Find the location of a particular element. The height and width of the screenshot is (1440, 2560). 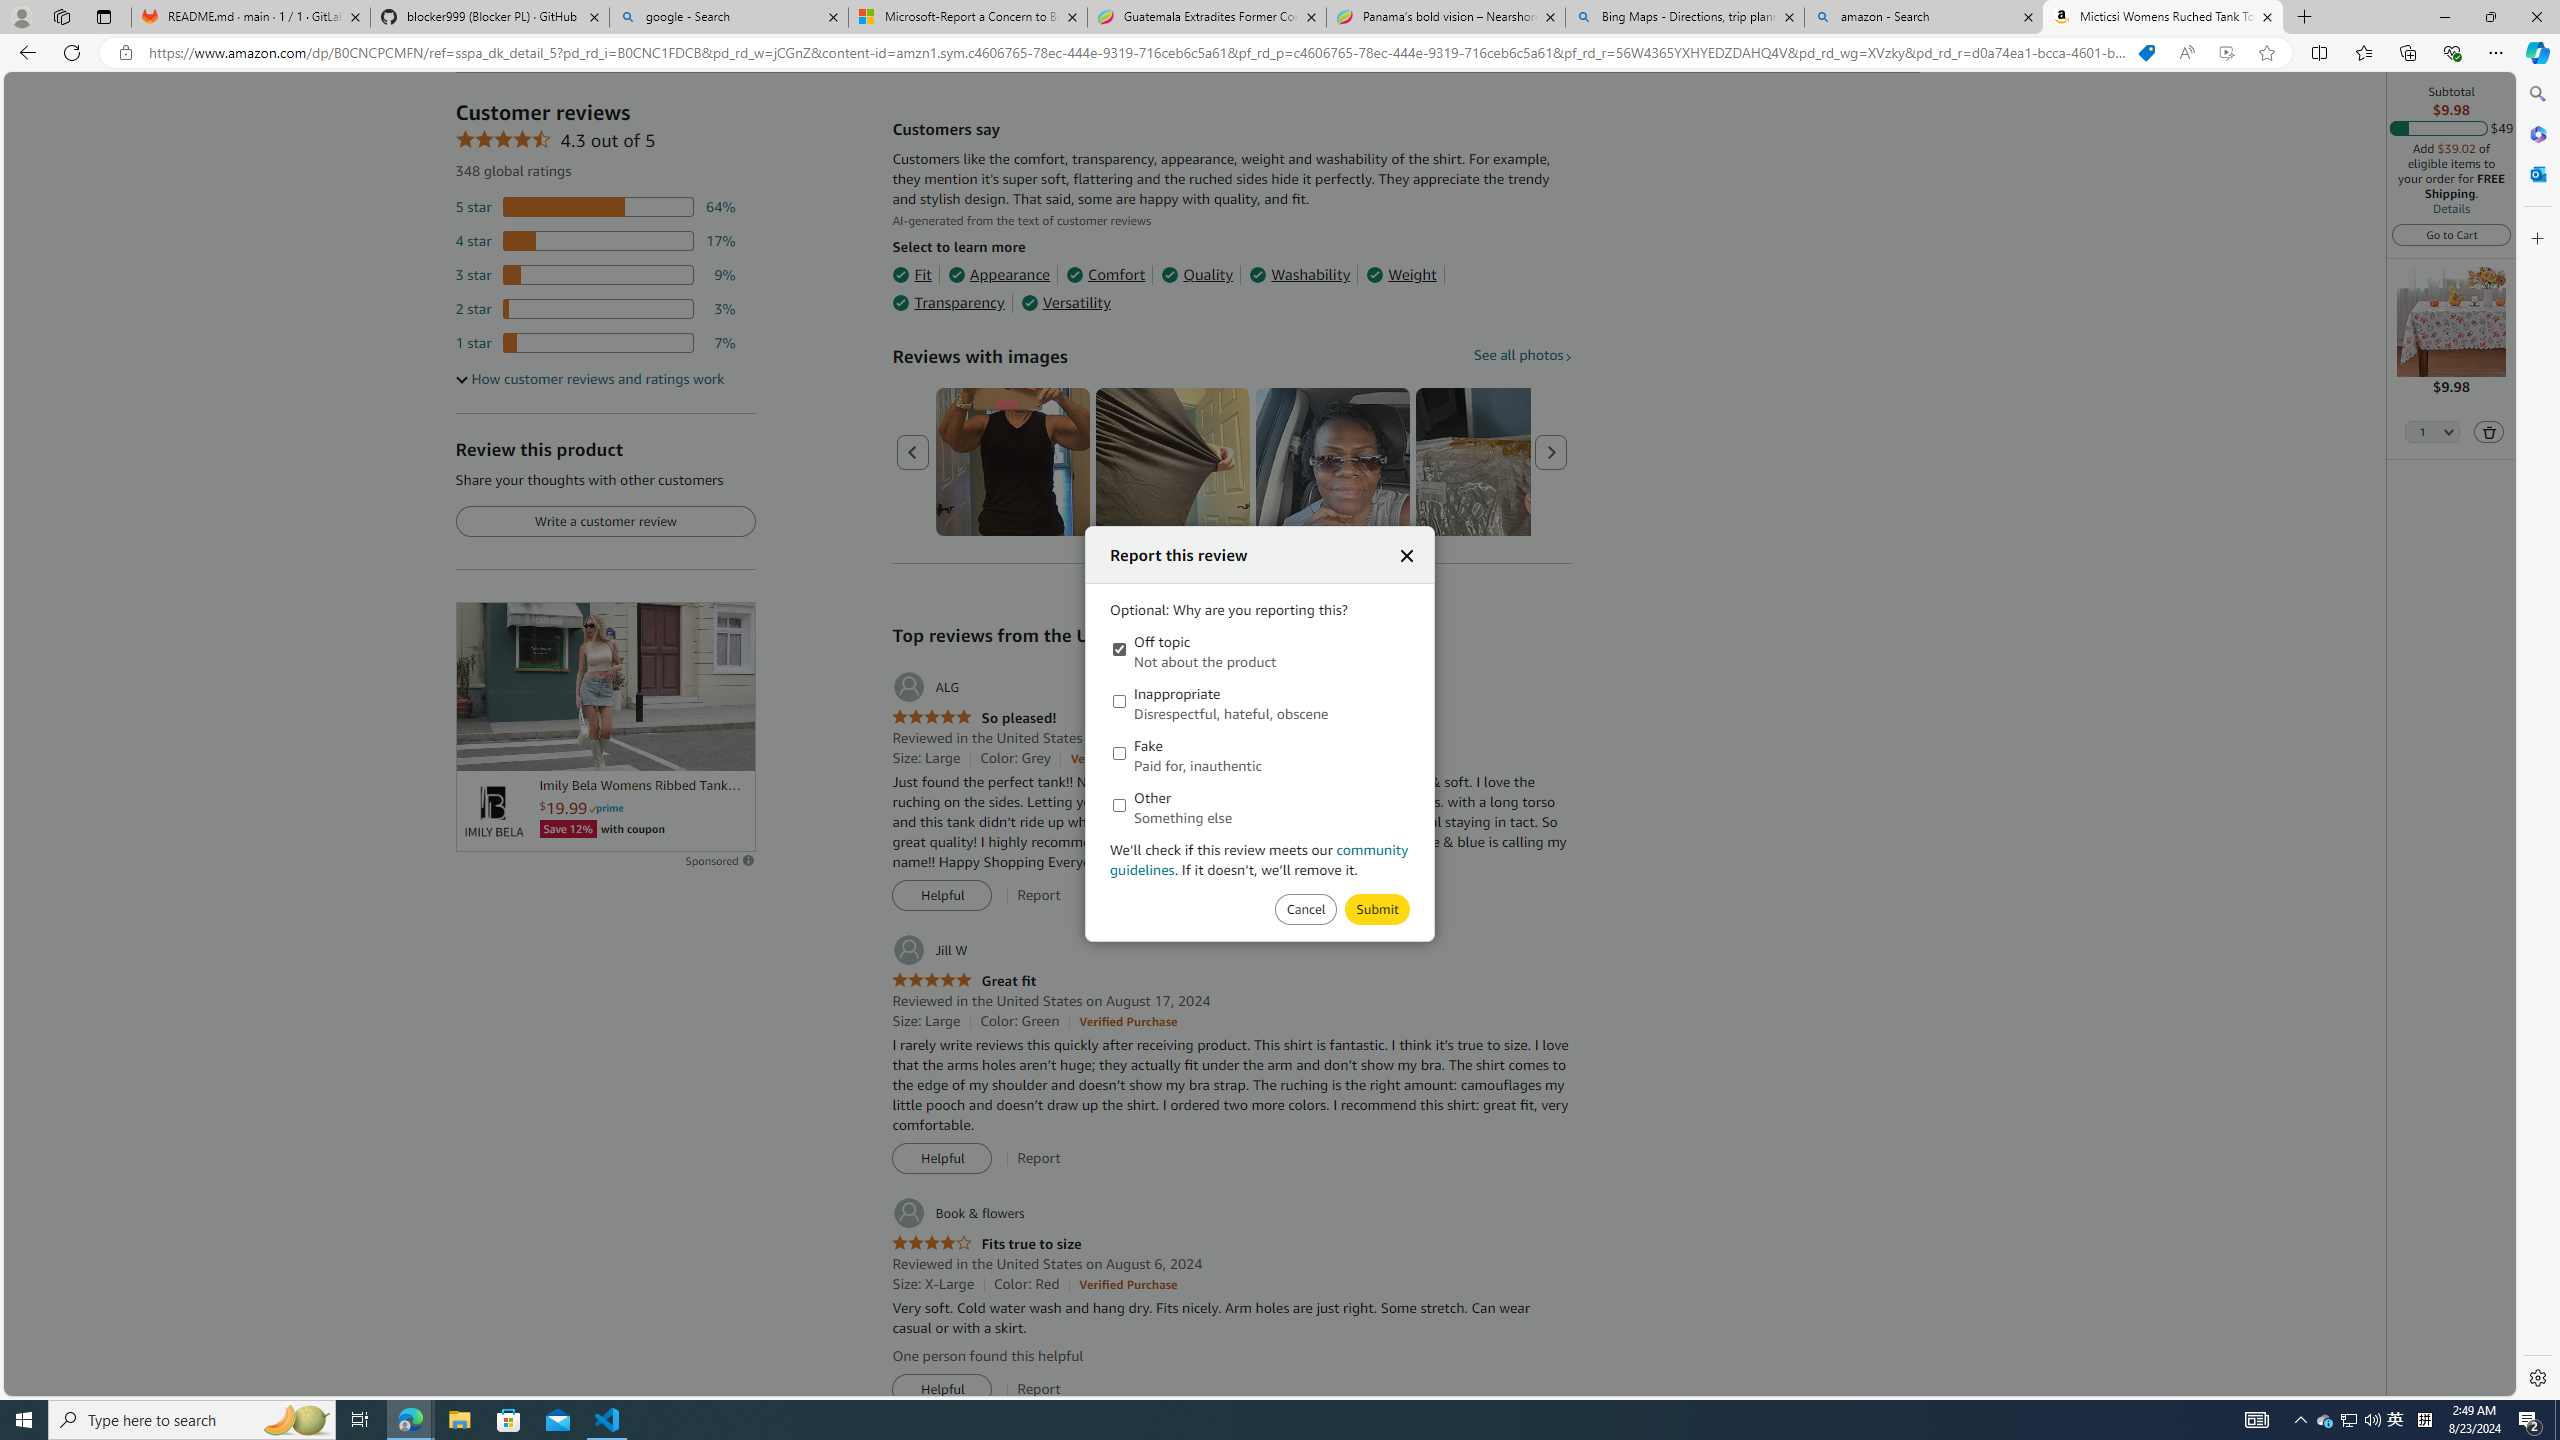

'How customer reviews and ratings work' is located at coordinates (590, 379).